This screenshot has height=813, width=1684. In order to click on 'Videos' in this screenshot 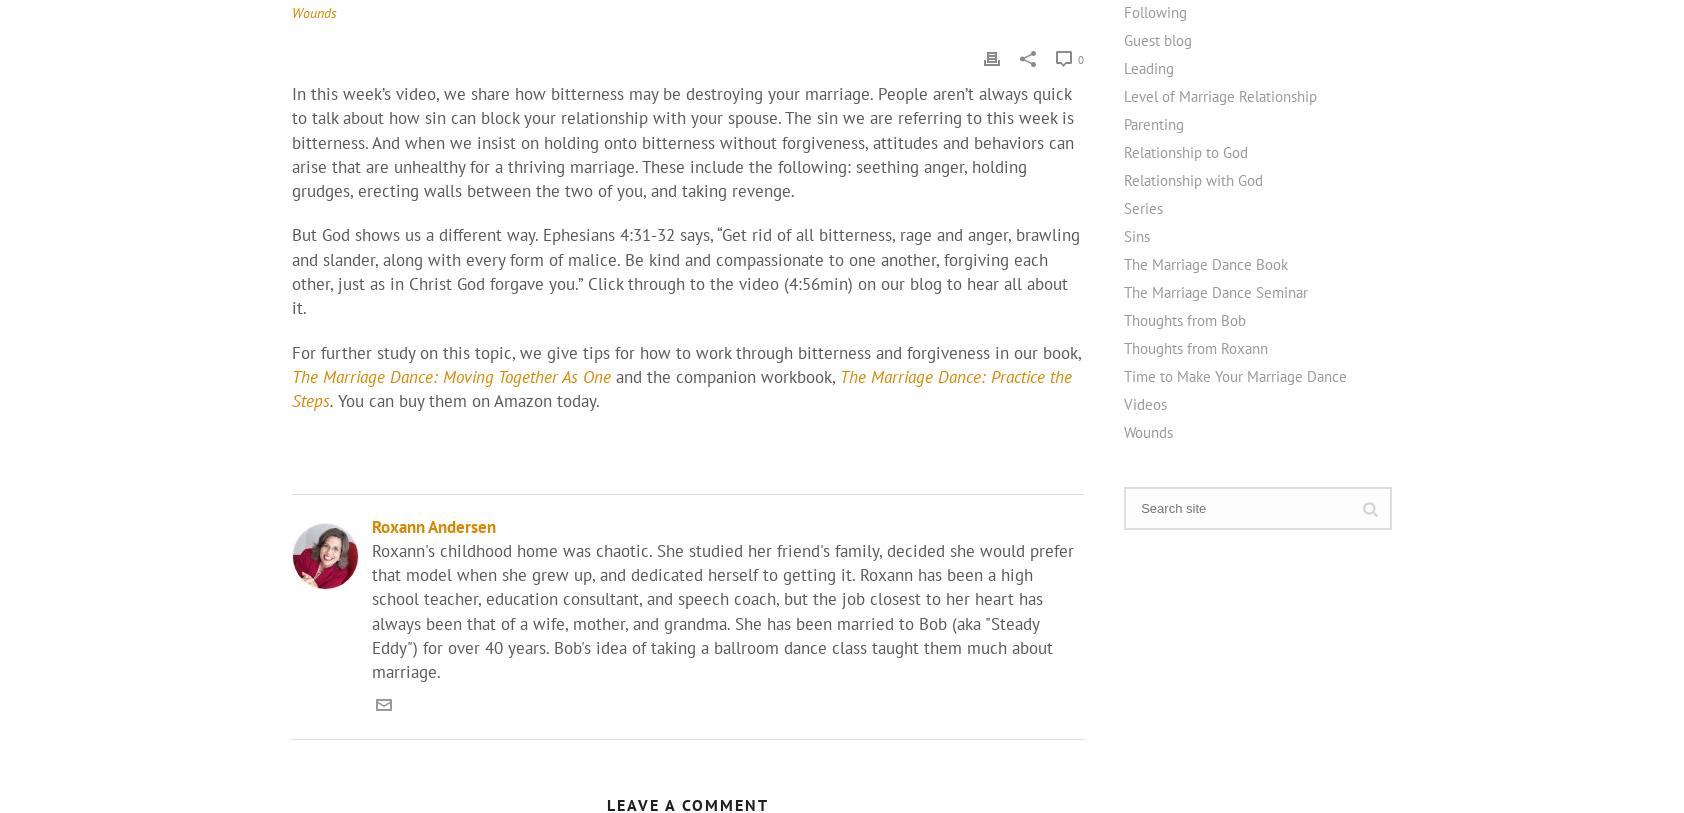, I will do `click(1145, 402)`.